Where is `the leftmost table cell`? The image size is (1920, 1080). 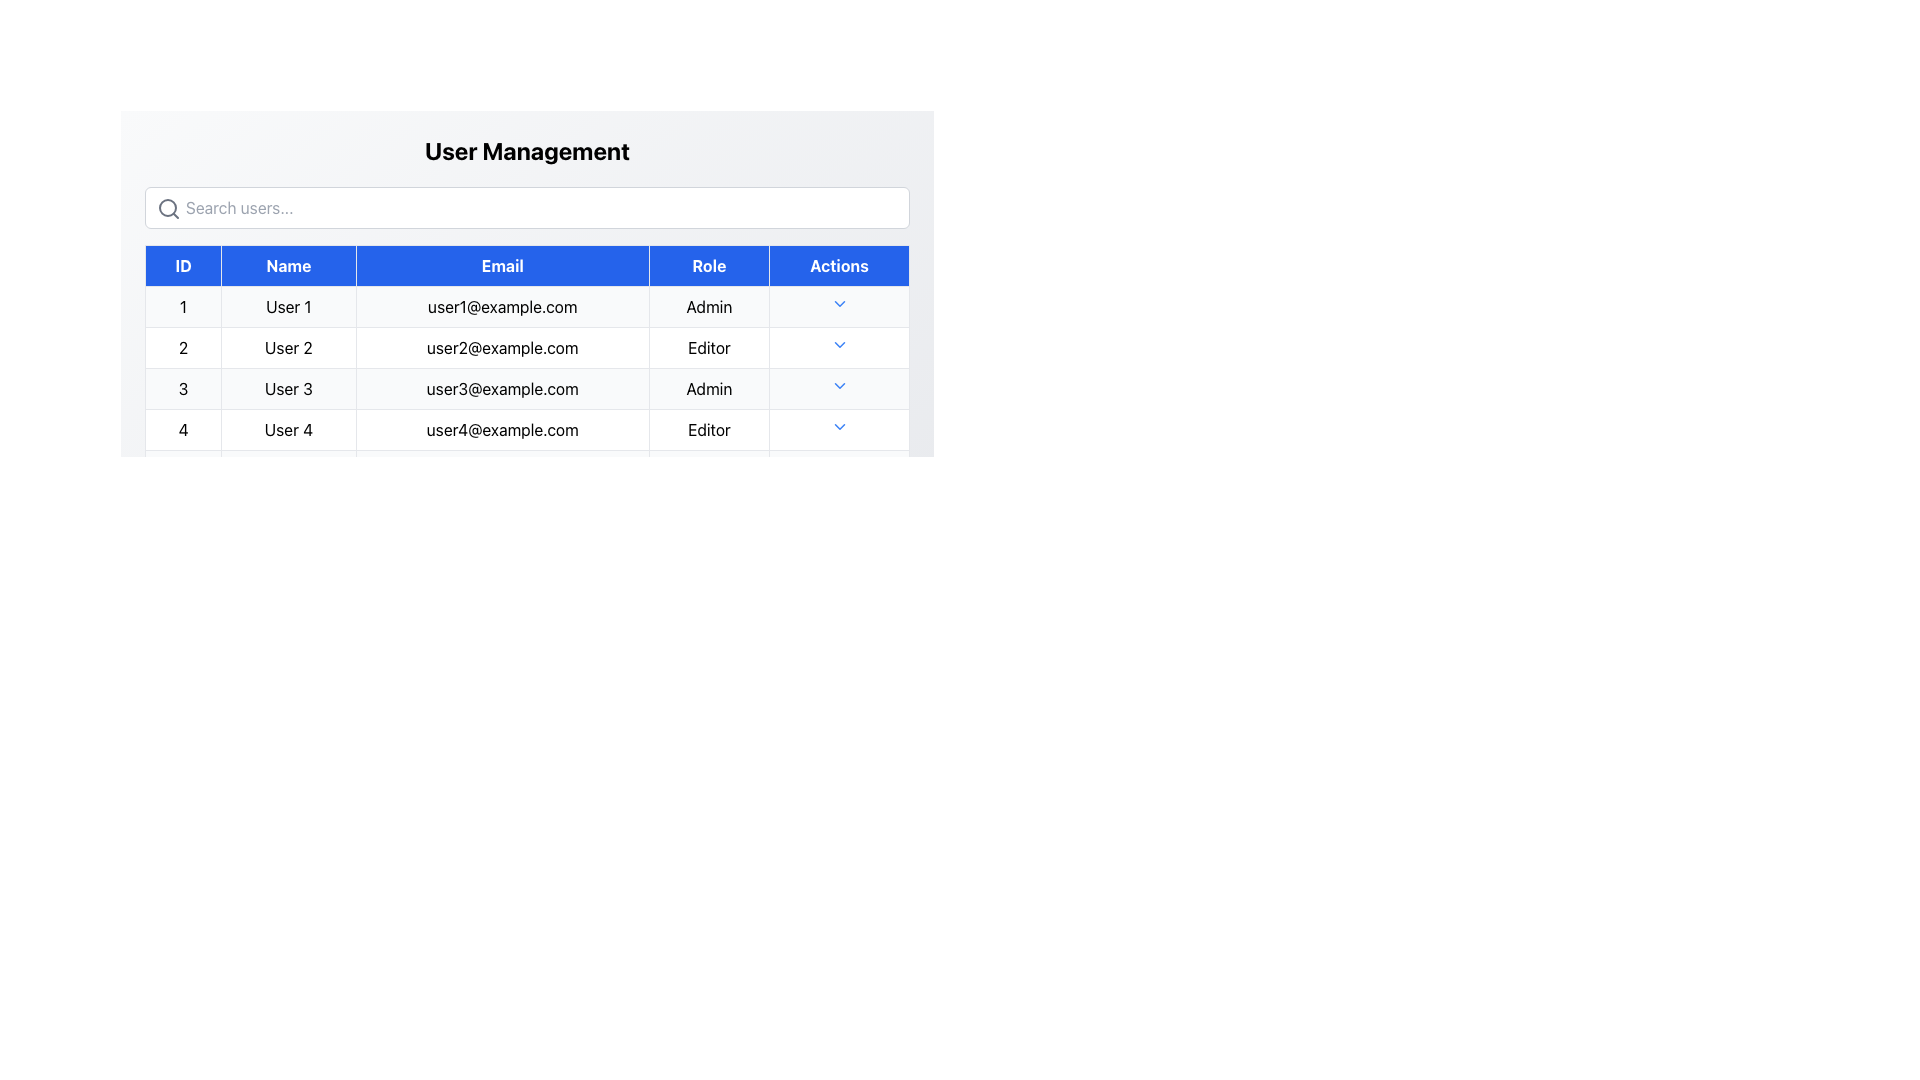
the leftmost table cell is located at coordinates (183, 346).